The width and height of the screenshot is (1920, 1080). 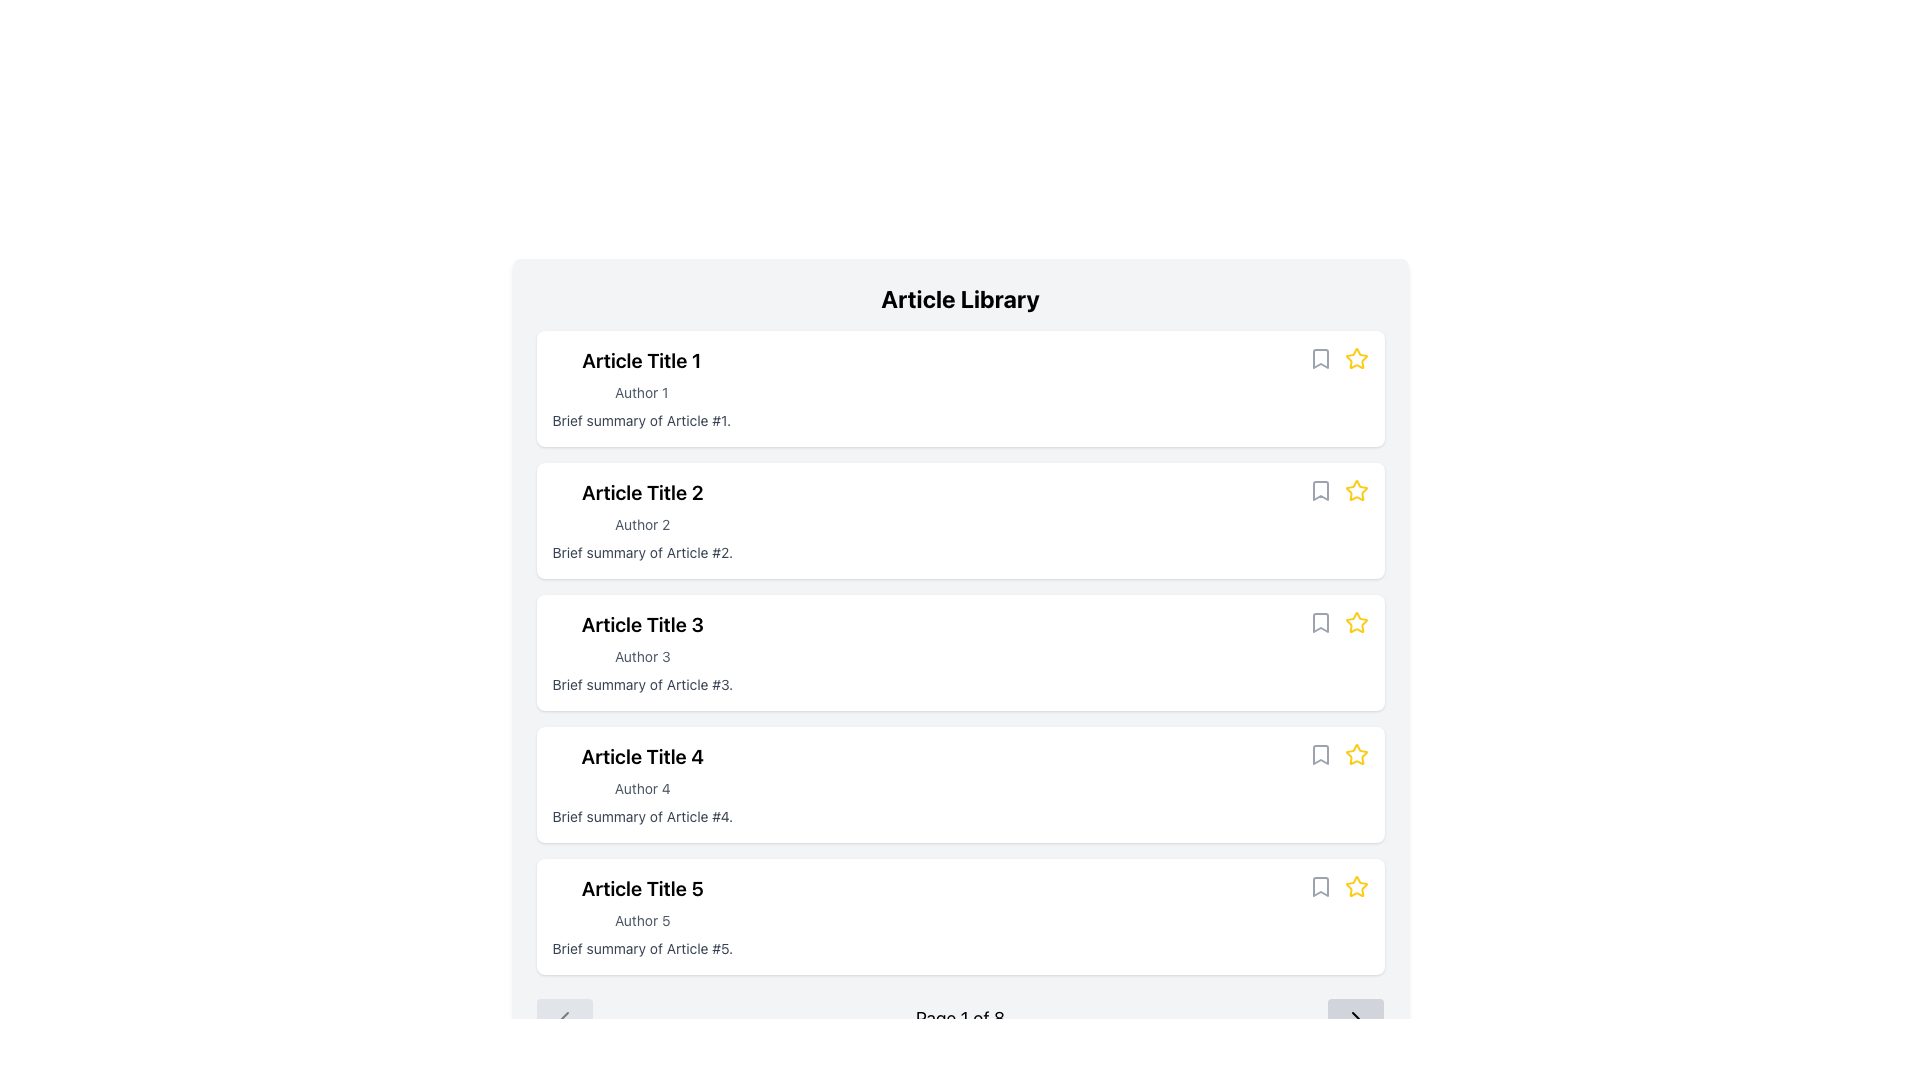 I want to click on the bookmarking button located in the 'Article Title 4' row, positioned to the right of the article's brief summary and near the star icon, so click(x=1320, y=755).